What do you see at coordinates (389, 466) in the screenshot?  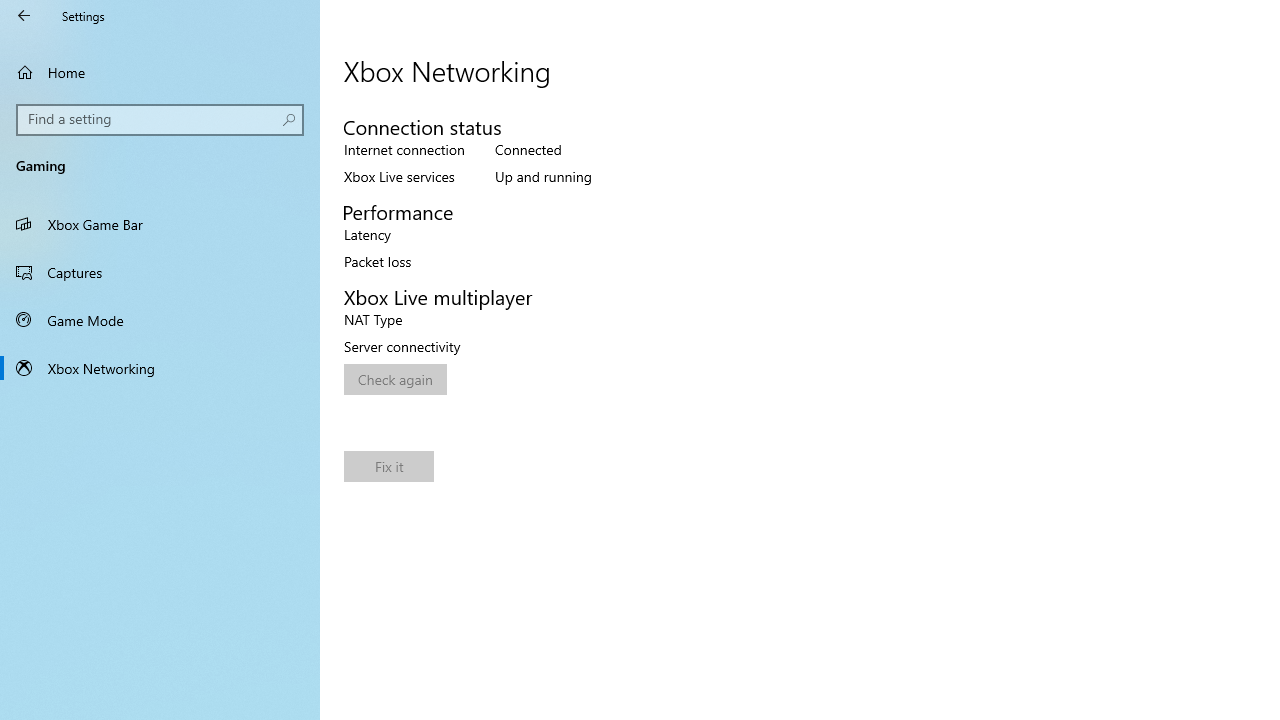 I see `'Fix it'` at bounding box center [389, 466].